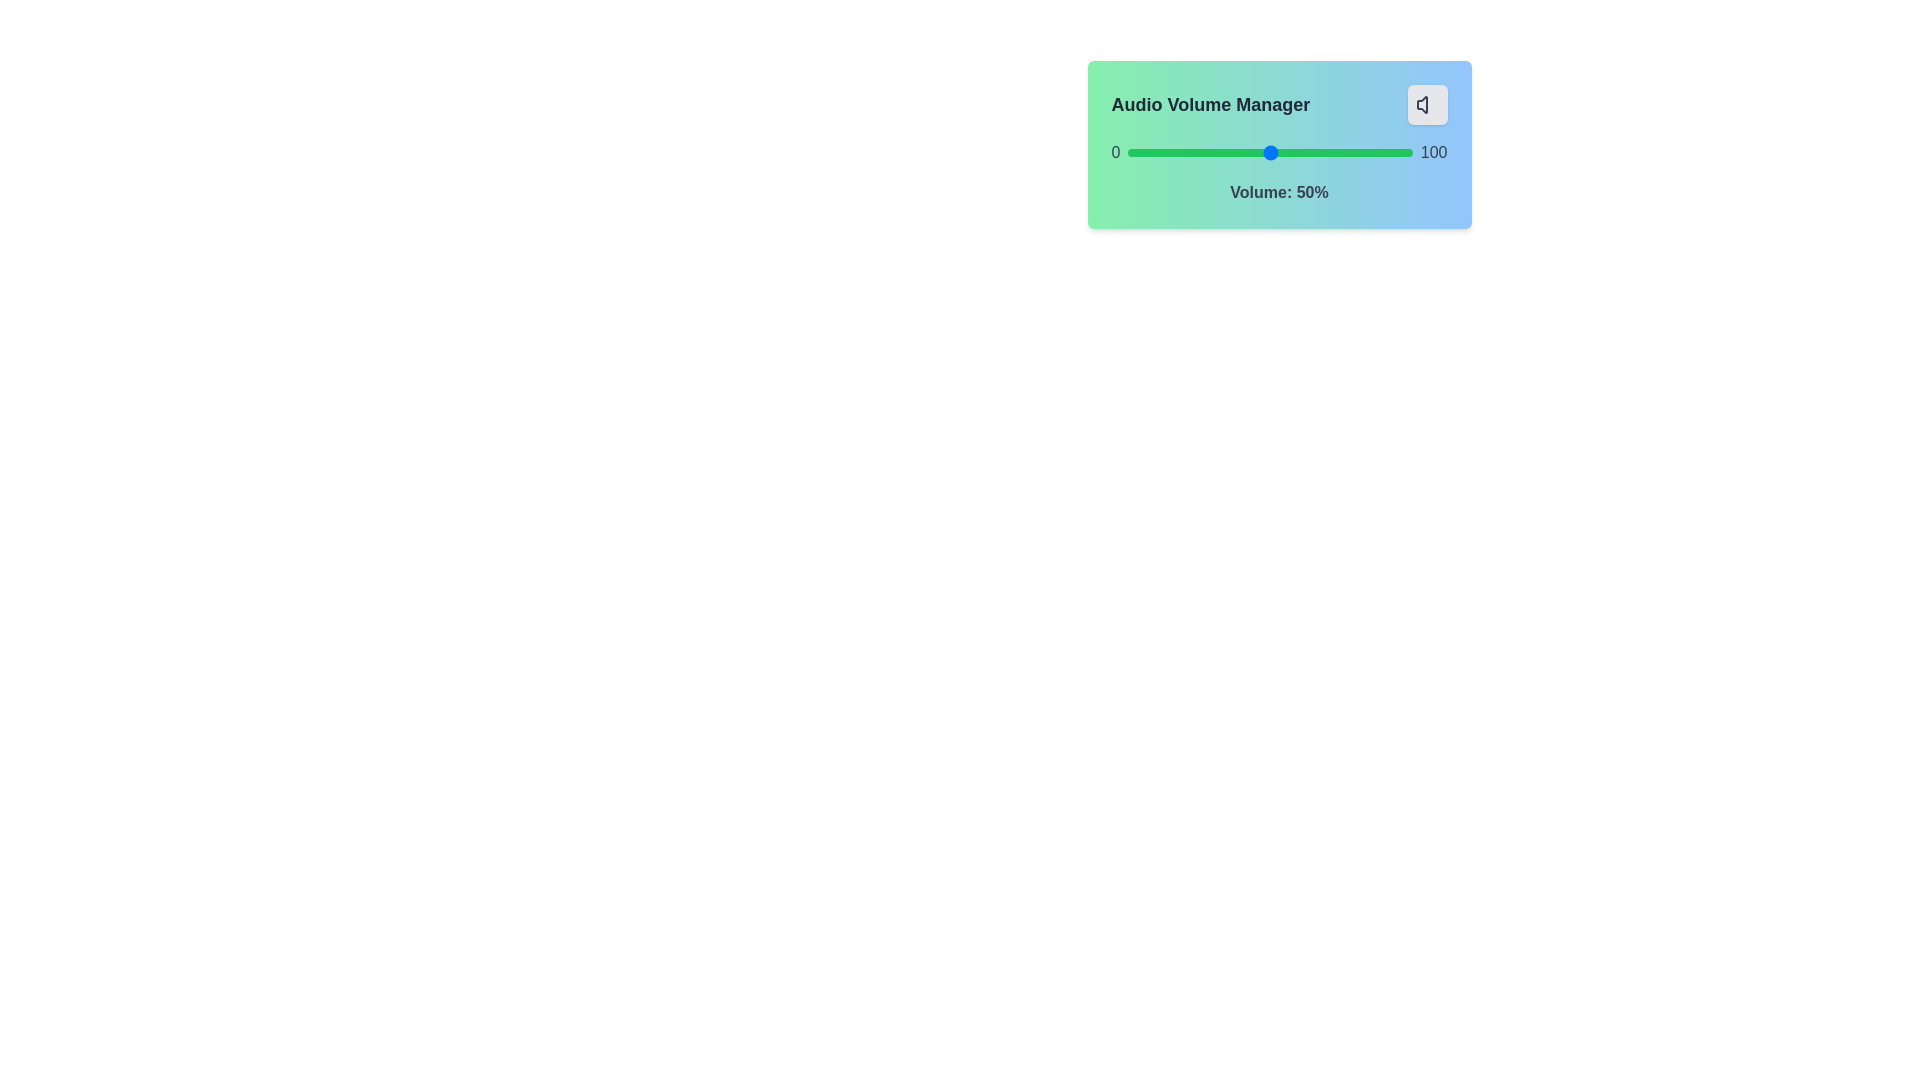 The image size is (1920, 1080). I want to click on the audio control button located in the top-right corner of the Audio Volume Manager header, so click(1426, 104).